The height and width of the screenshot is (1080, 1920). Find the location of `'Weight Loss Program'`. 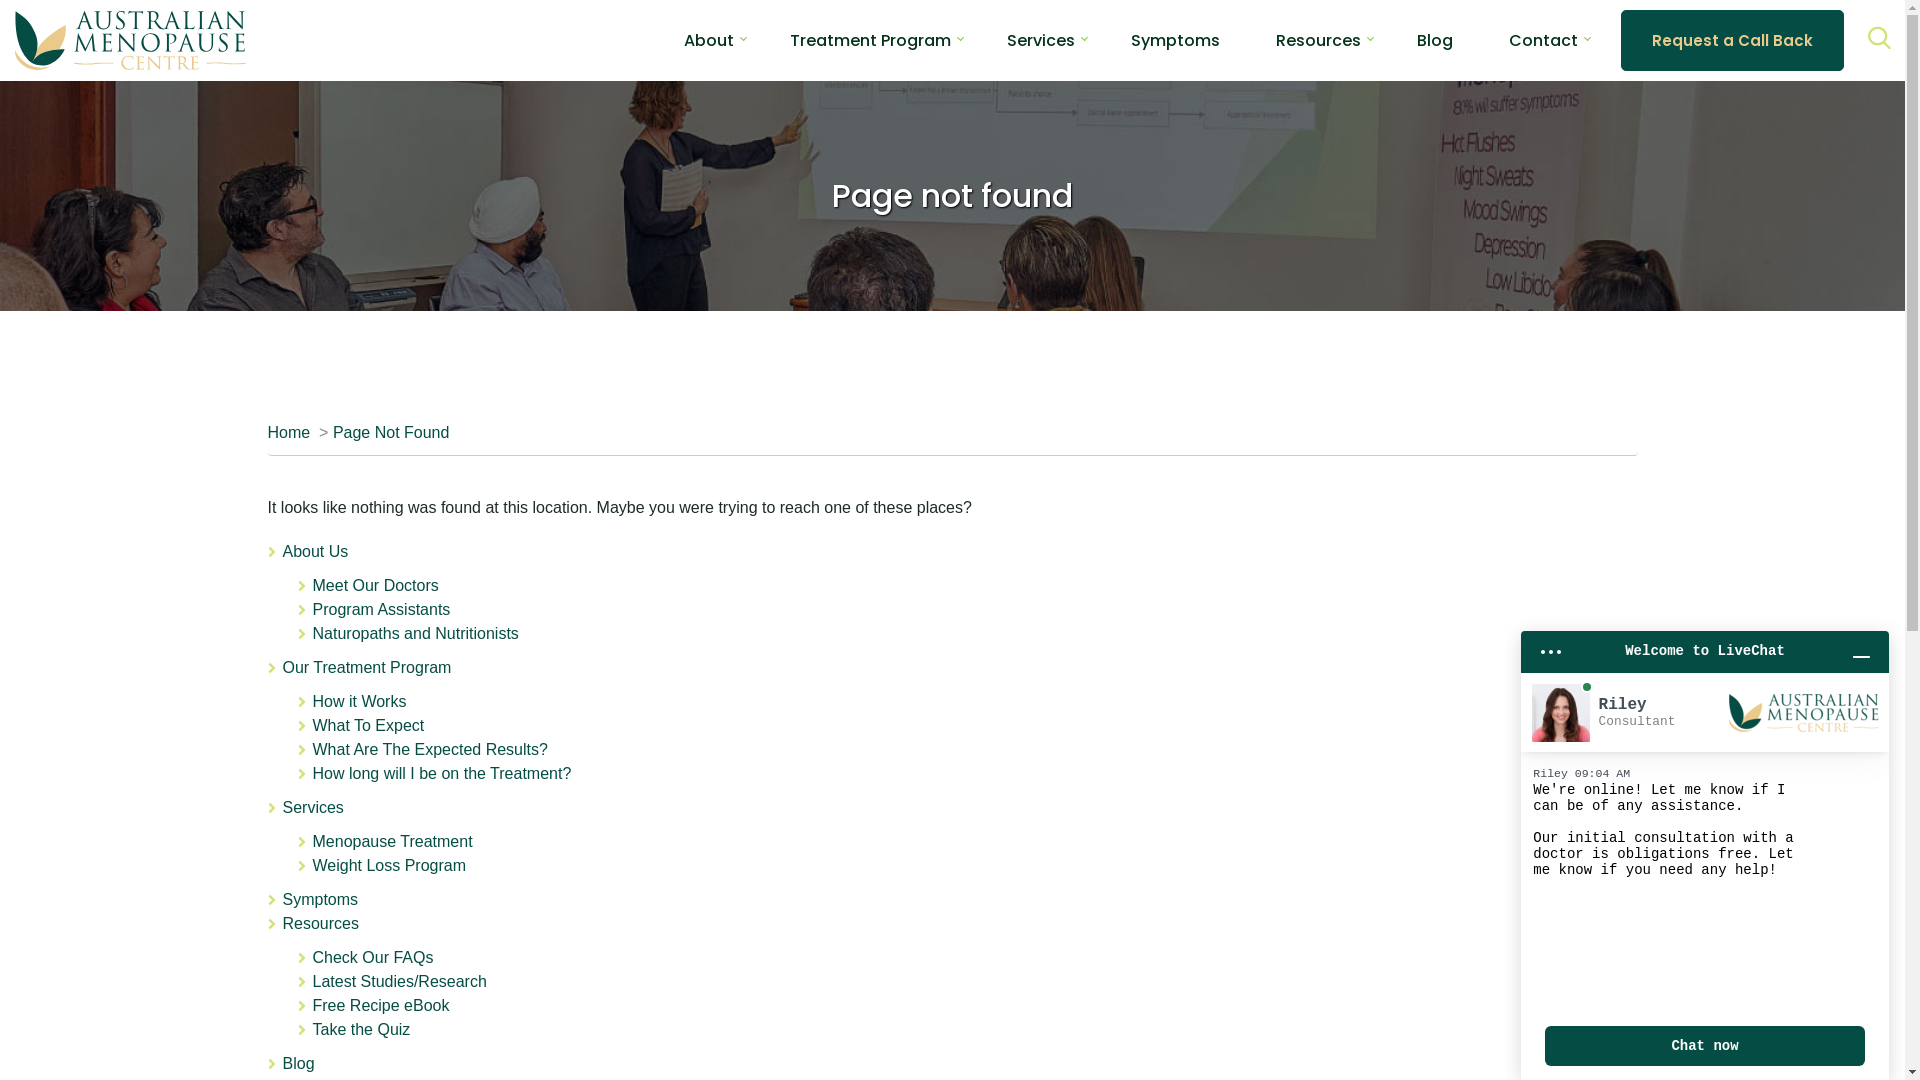

'Weight Loss Program' is located at coordinates (388, 864).